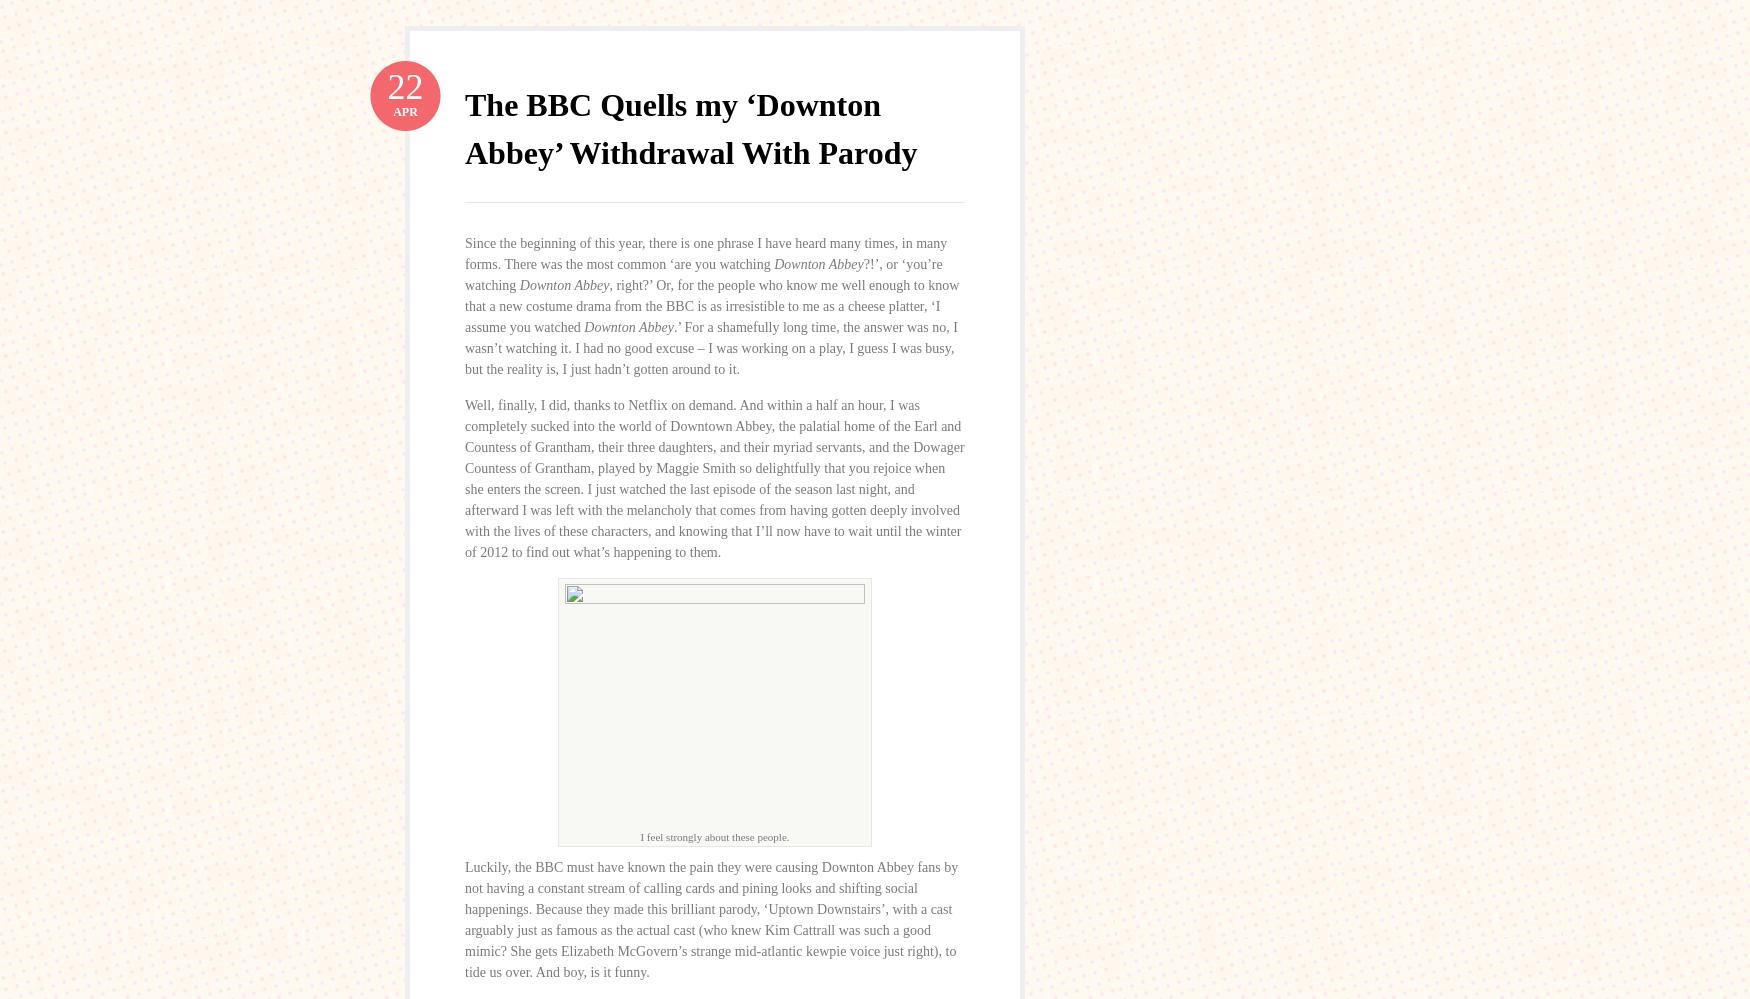 This screenshot has height=999, width=1750. I want to click on 'Apr', so click(392, 109).